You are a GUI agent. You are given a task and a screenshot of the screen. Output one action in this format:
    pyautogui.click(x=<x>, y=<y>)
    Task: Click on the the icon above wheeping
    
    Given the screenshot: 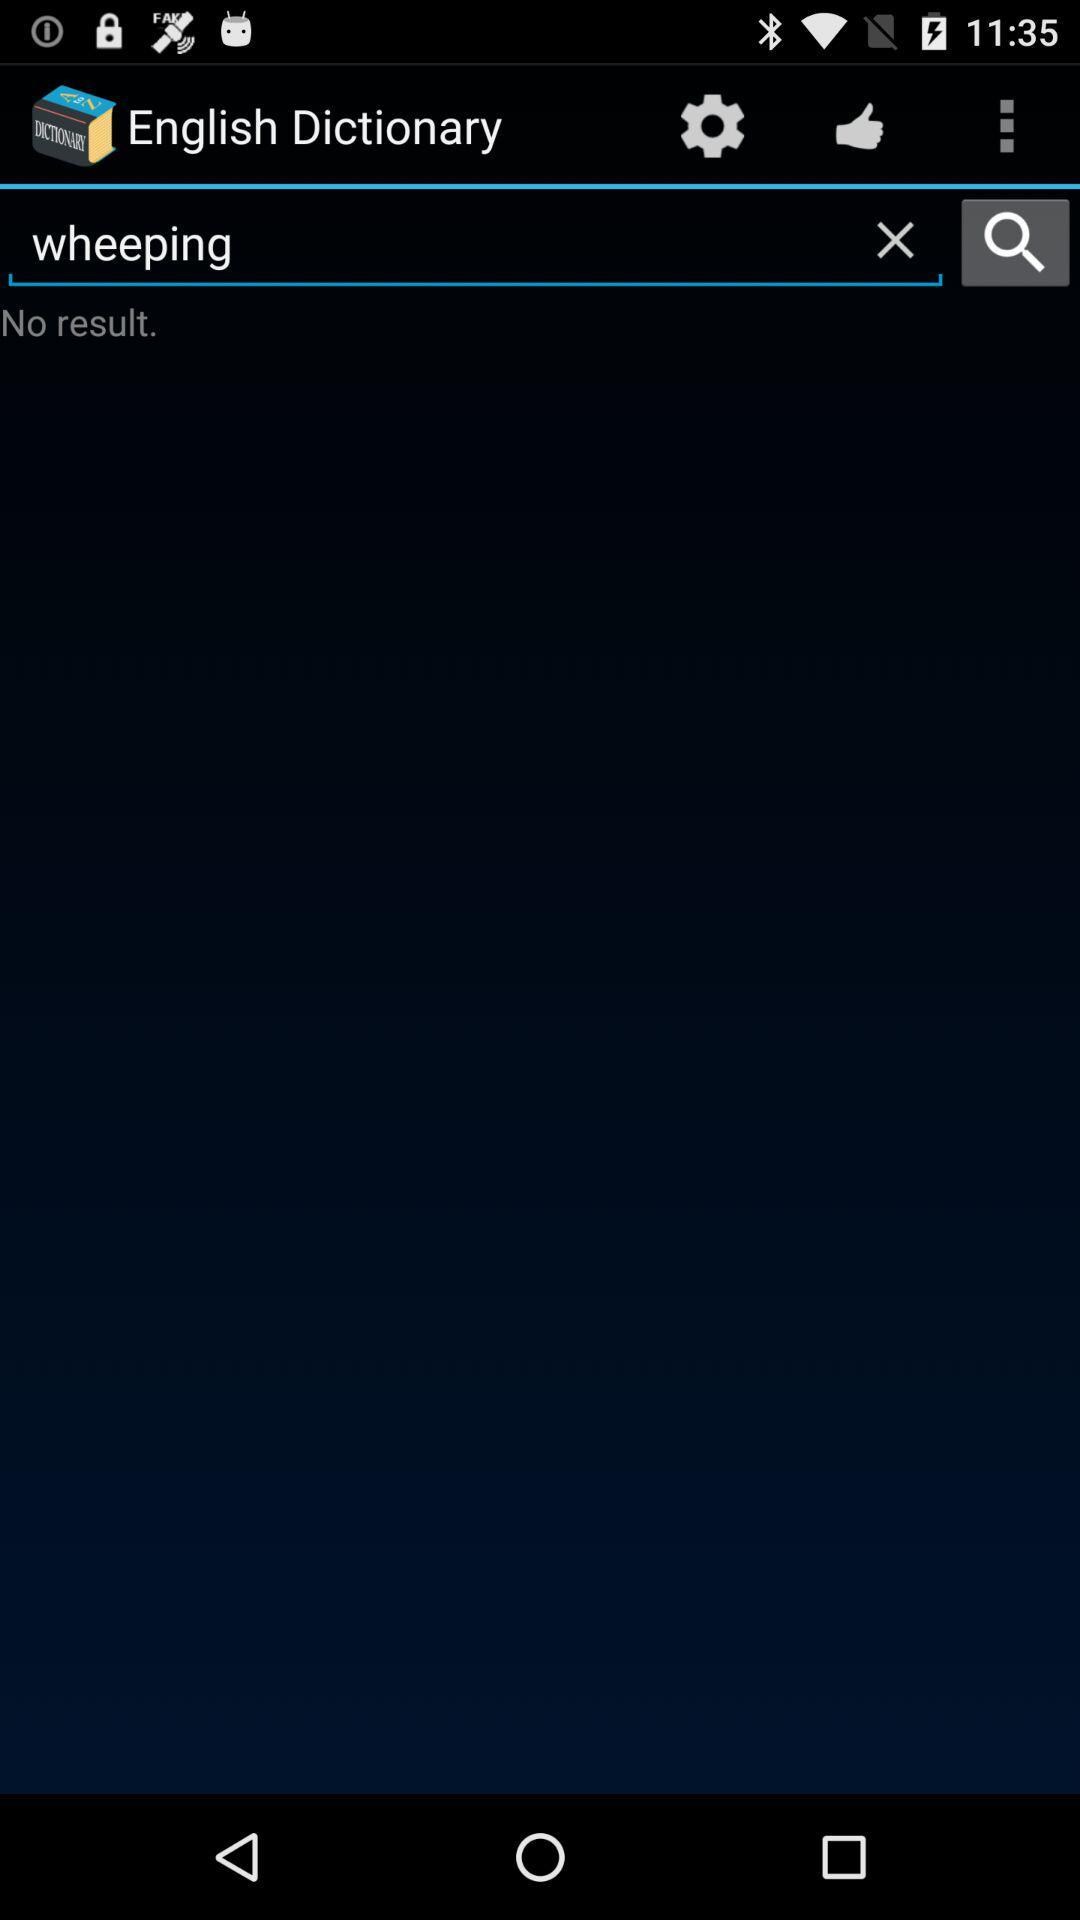 What is the action you would take?
    pyautogui.click(x=711, y=124)
    